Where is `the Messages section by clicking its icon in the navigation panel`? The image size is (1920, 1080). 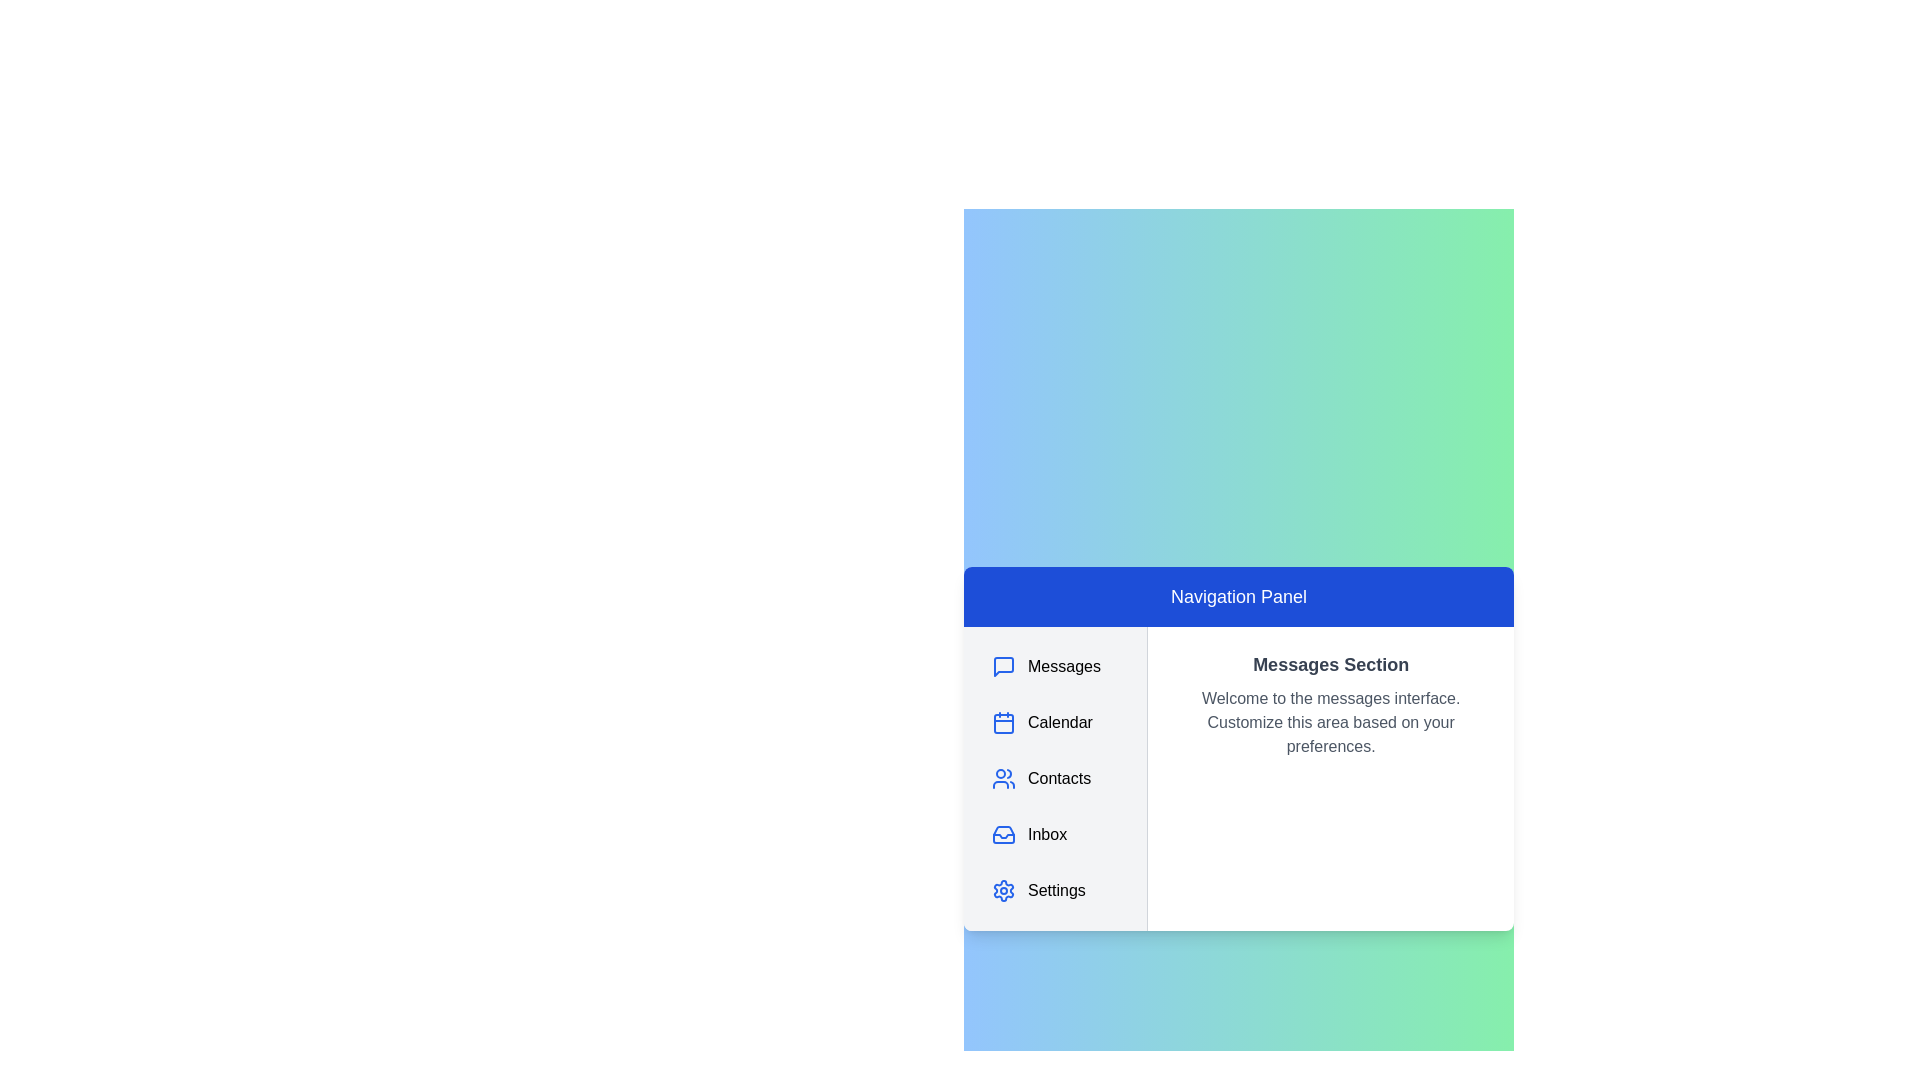
the Messages section by clicking its icon in the navigation panel is located at coordinates (1003, 667).